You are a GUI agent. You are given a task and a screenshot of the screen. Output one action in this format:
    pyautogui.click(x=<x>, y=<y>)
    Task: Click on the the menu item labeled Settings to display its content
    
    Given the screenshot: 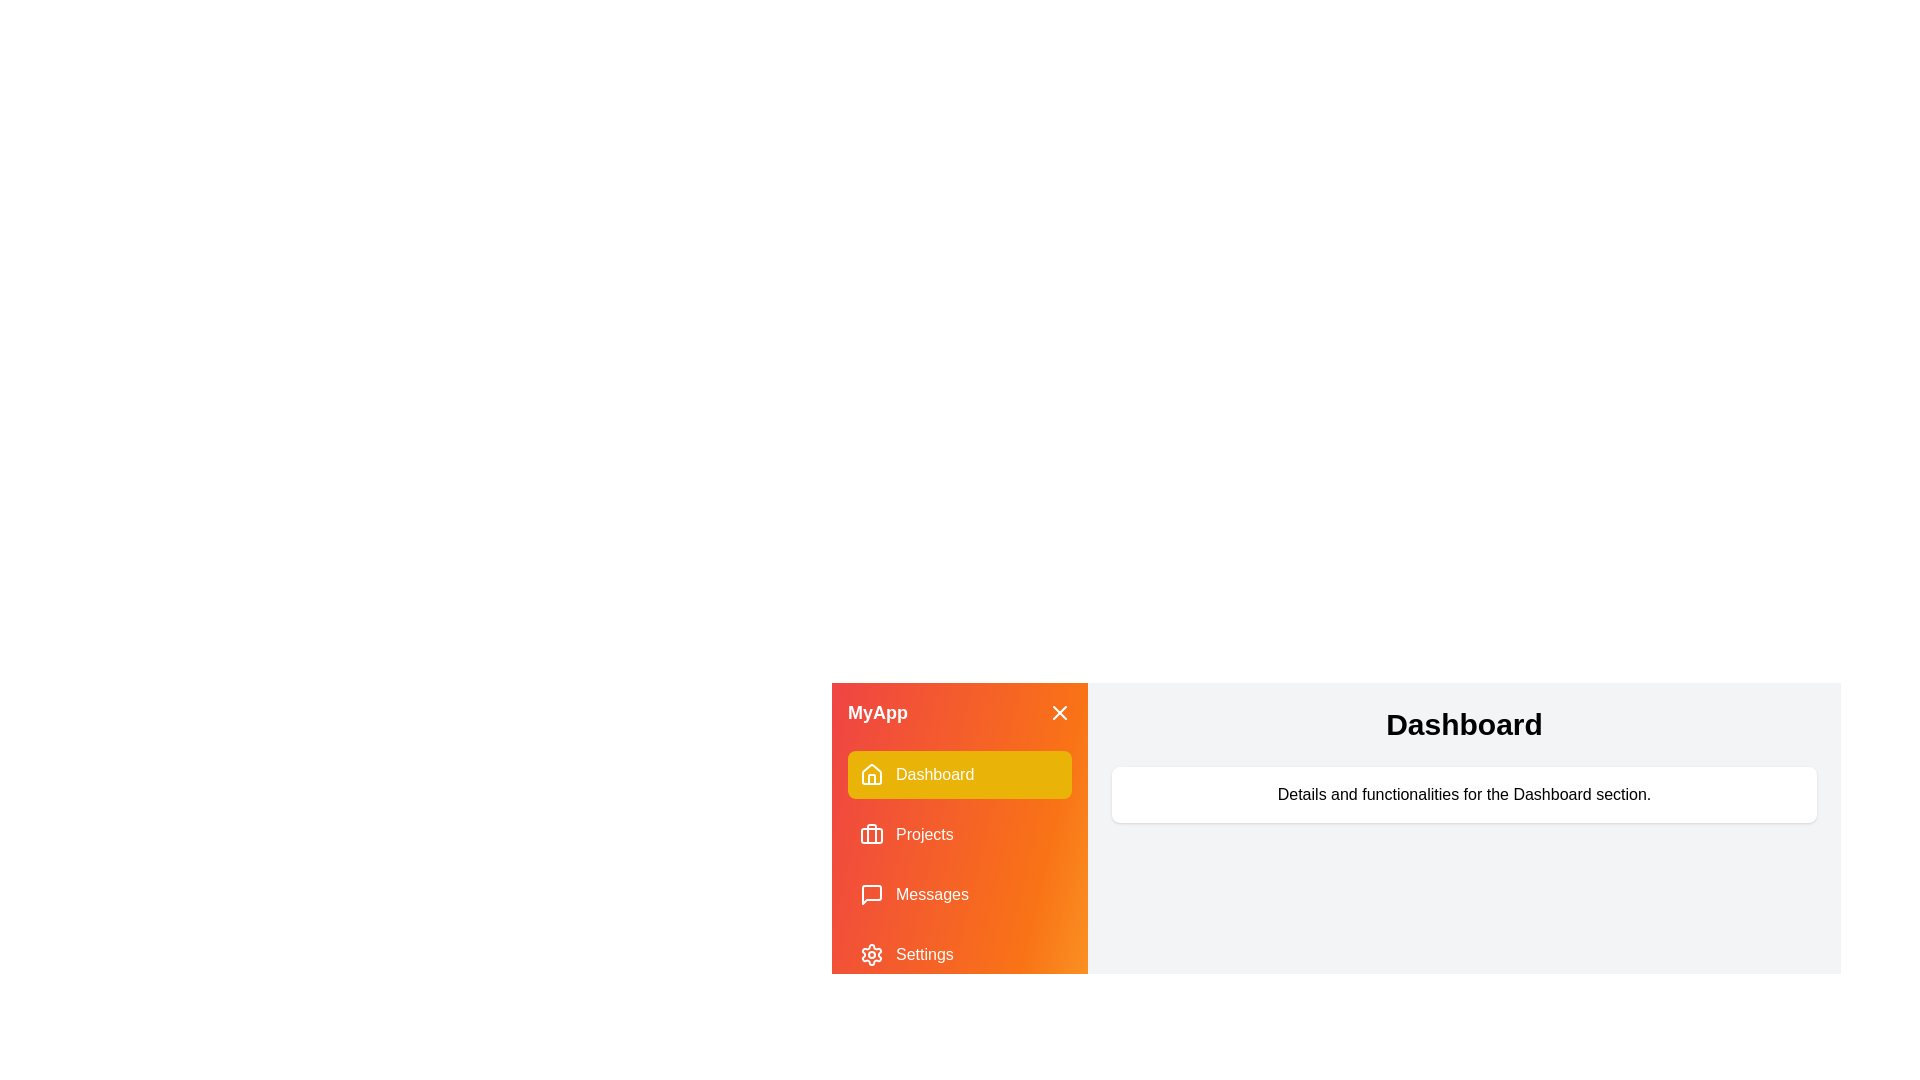 What is the action you would take?
    pyautogui.click(x=960, y=954)
    